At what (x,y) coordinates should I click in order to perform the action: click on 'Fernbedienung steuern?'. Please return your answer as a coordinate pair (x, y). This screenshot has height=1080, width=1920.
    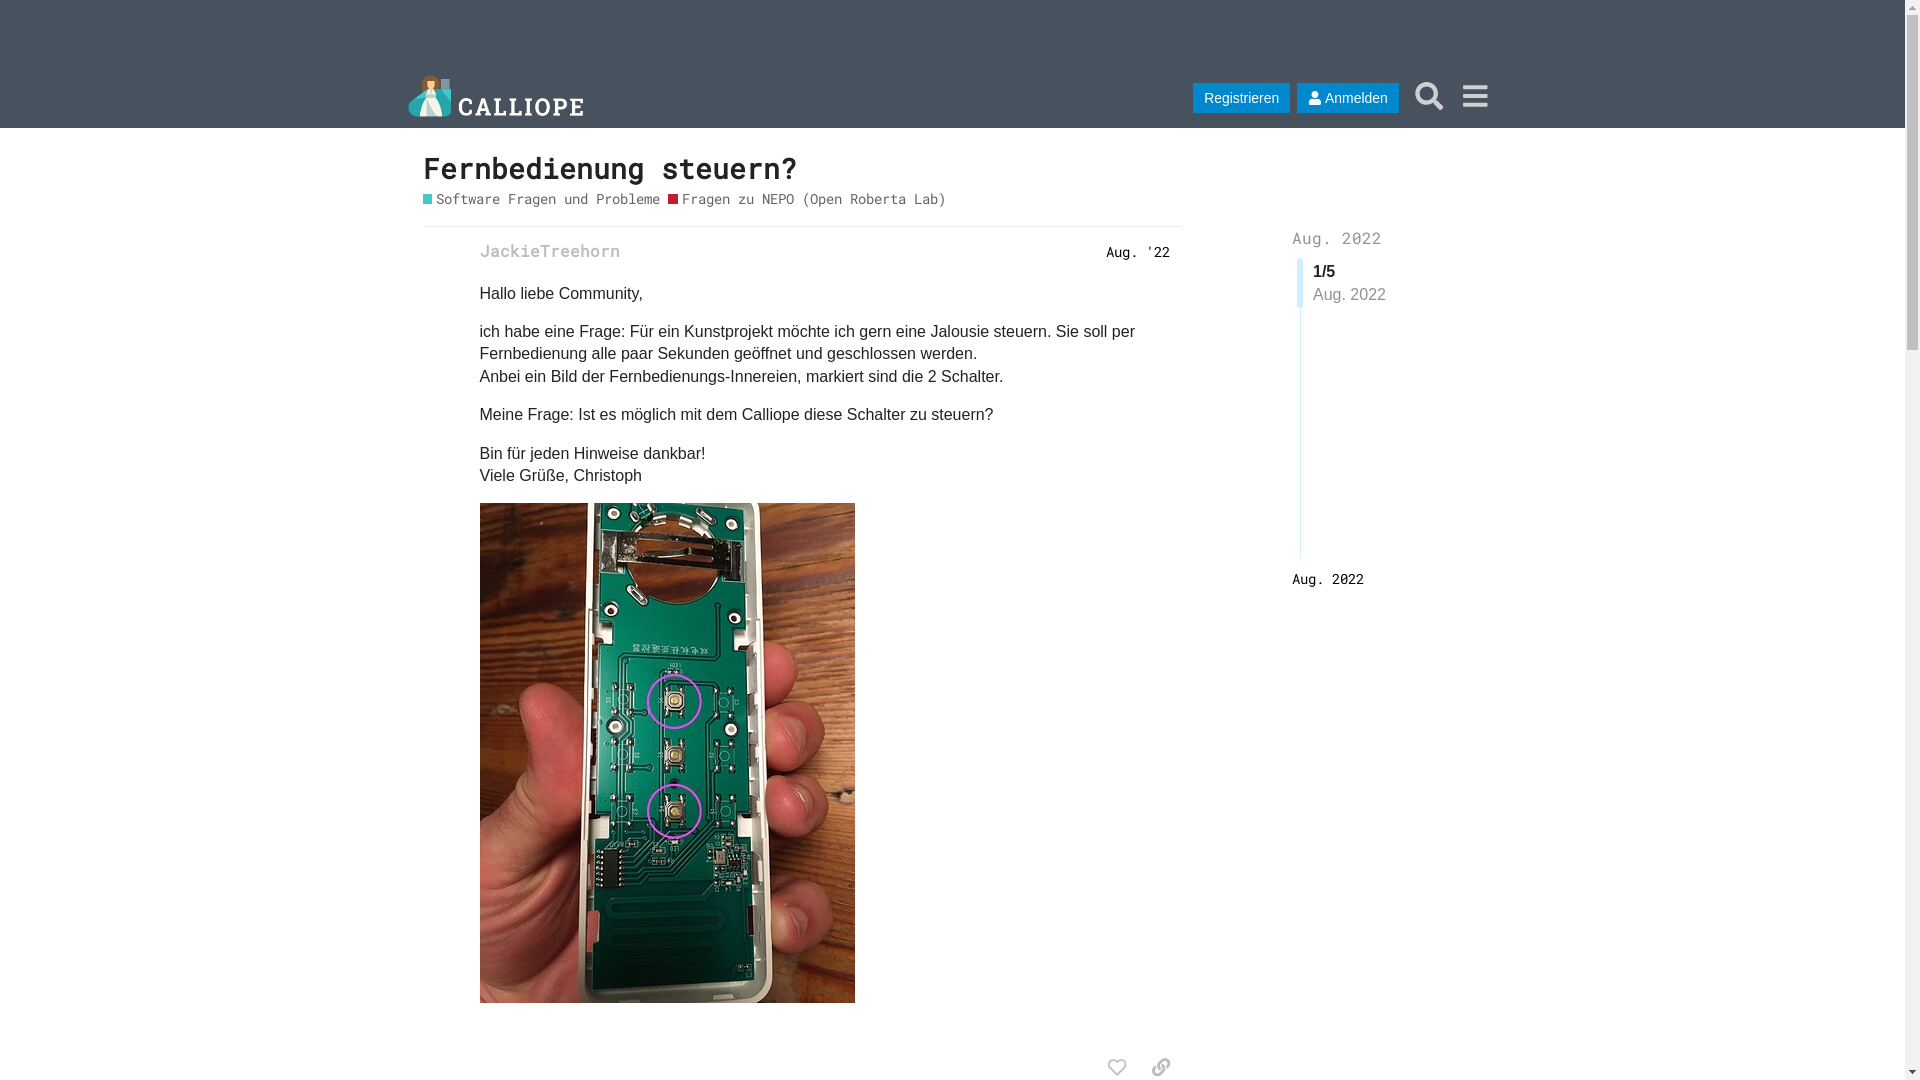
    Looking at the image, I should click on (608, 167).